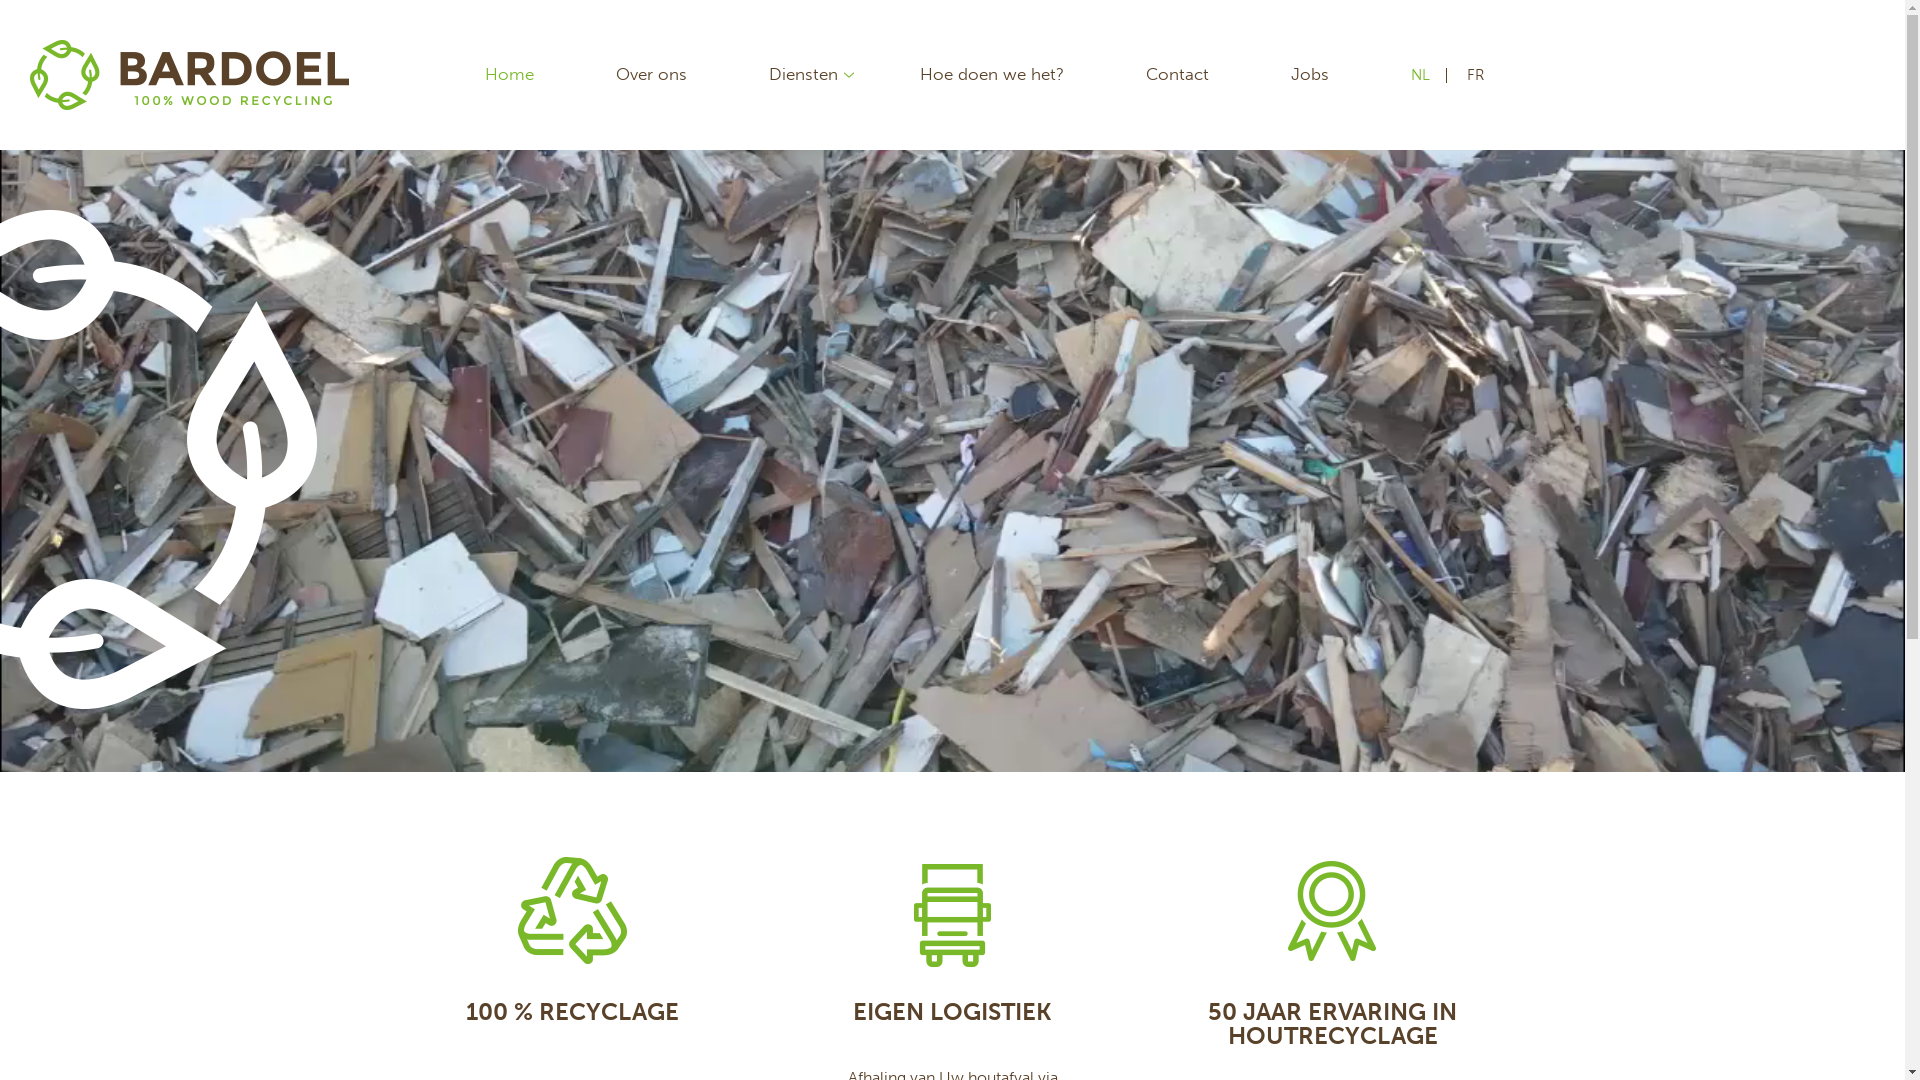  I want to click on 'Jobs', so click(1310, 73).